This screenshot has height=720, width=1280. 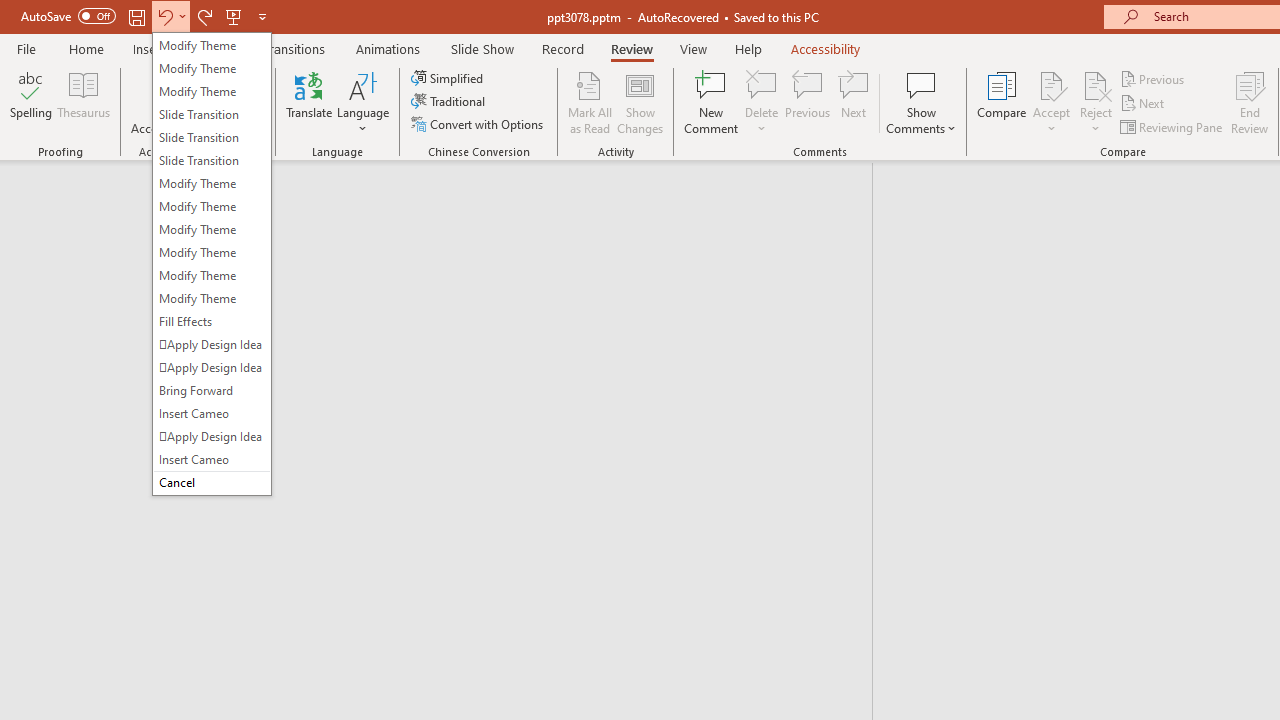 I want to click on 'Compare', so click(x=1002, y=103).